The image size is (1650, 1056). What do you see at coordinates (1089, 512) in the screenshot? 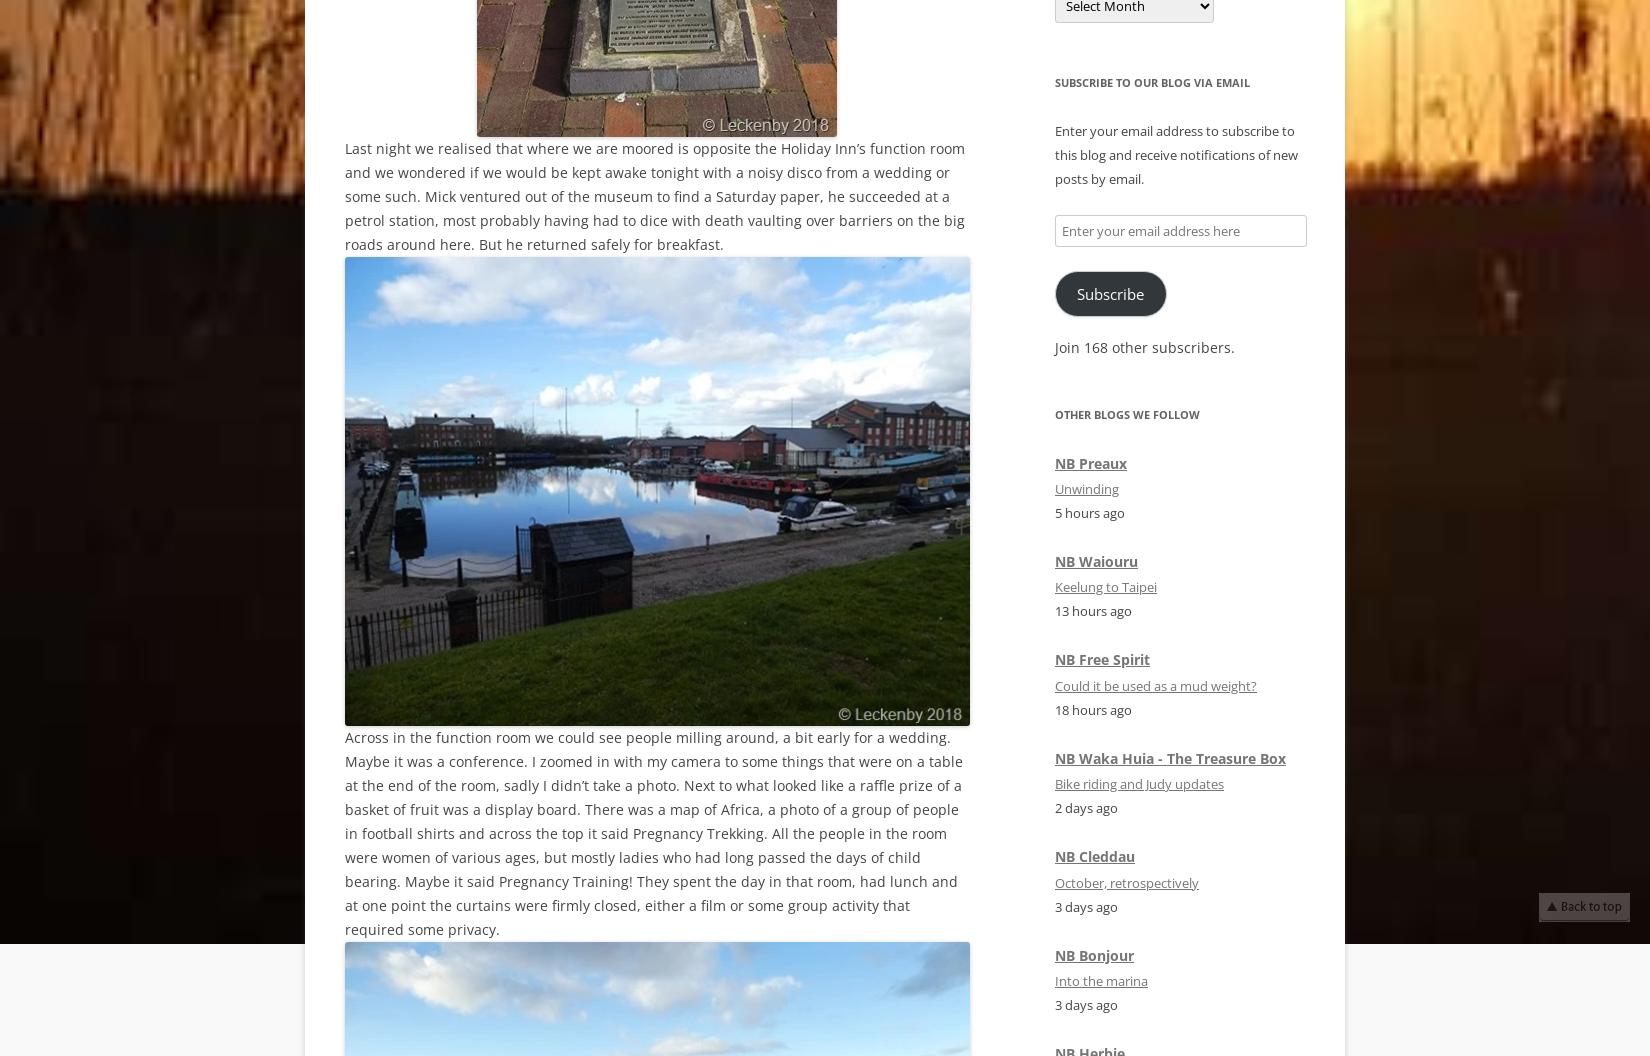
I see `'5 hours ago'` at bounding box center [1089, 512].